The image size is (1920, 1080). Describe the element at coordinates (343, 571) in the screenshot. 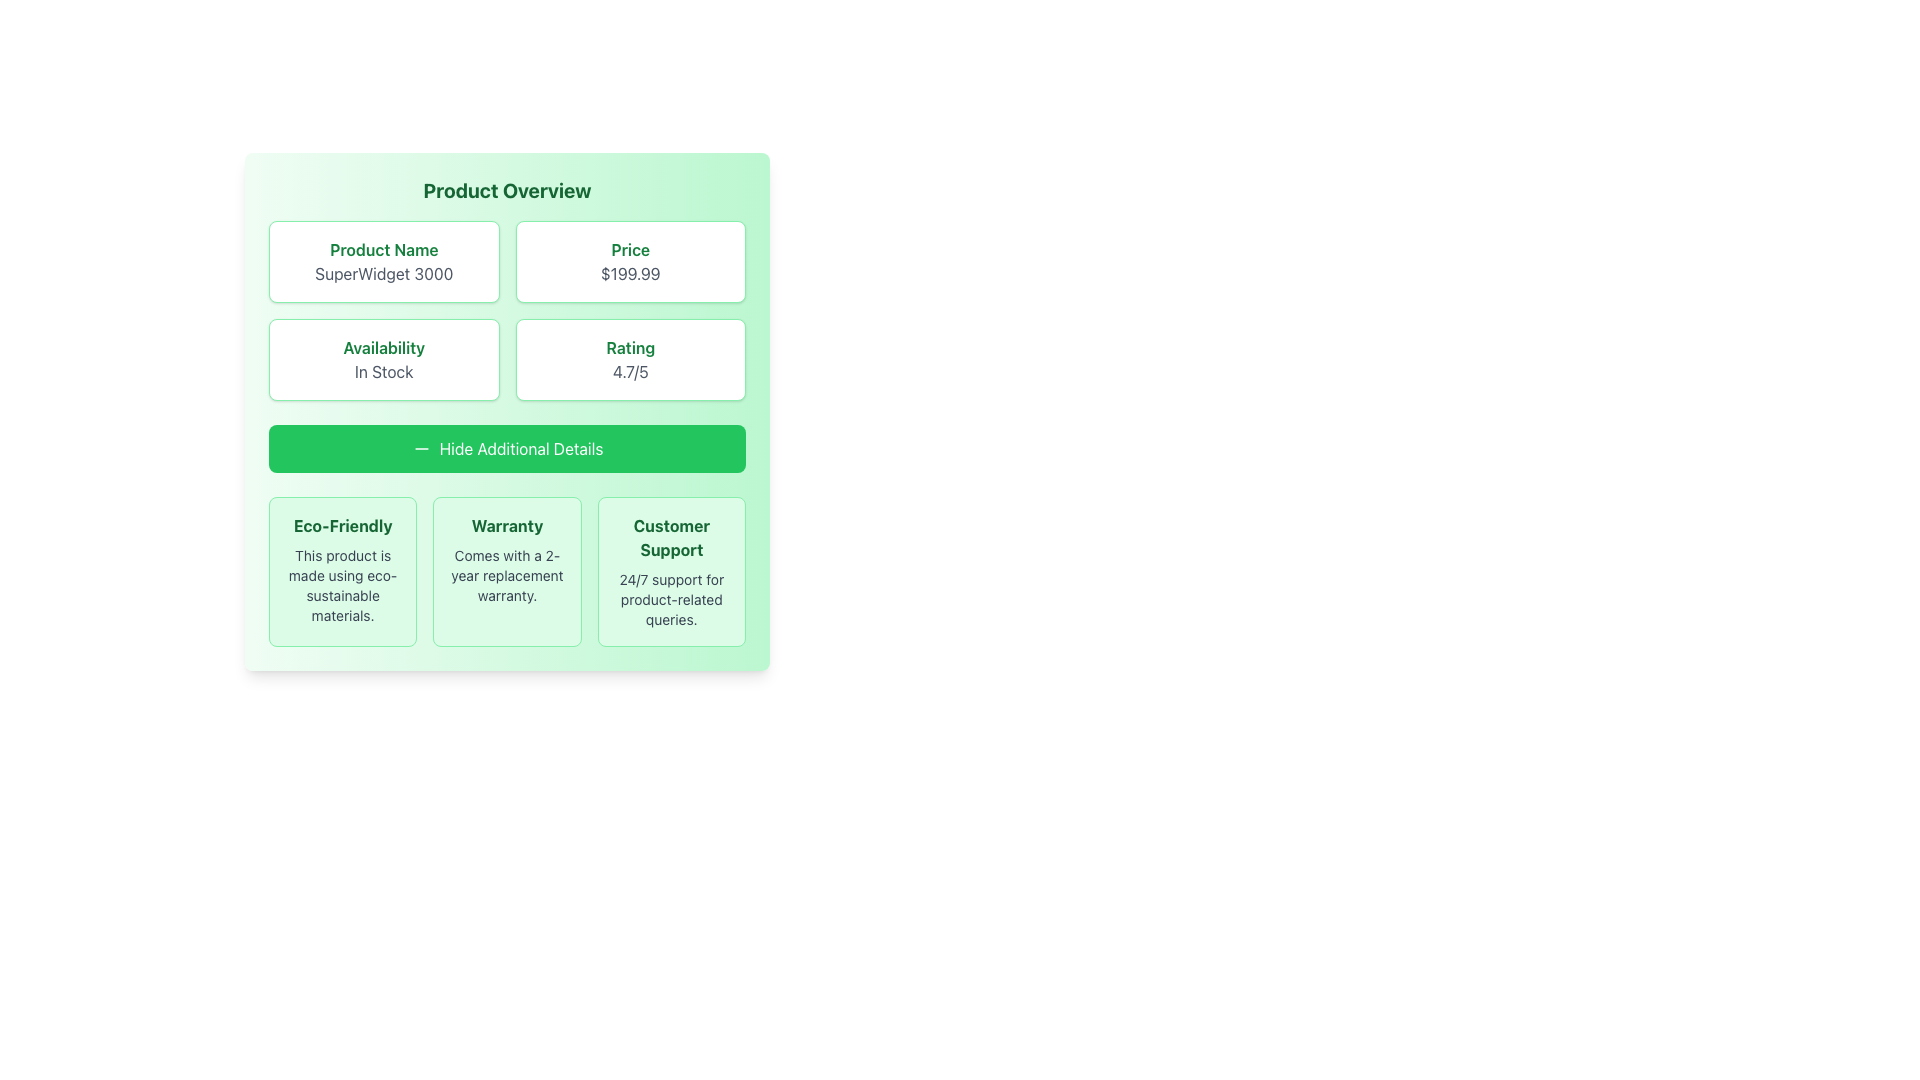

I see `displayed text from the Informative Card about the product's eco-friendly attributes, which is the first card in the 'Product Overview' section` at that location.